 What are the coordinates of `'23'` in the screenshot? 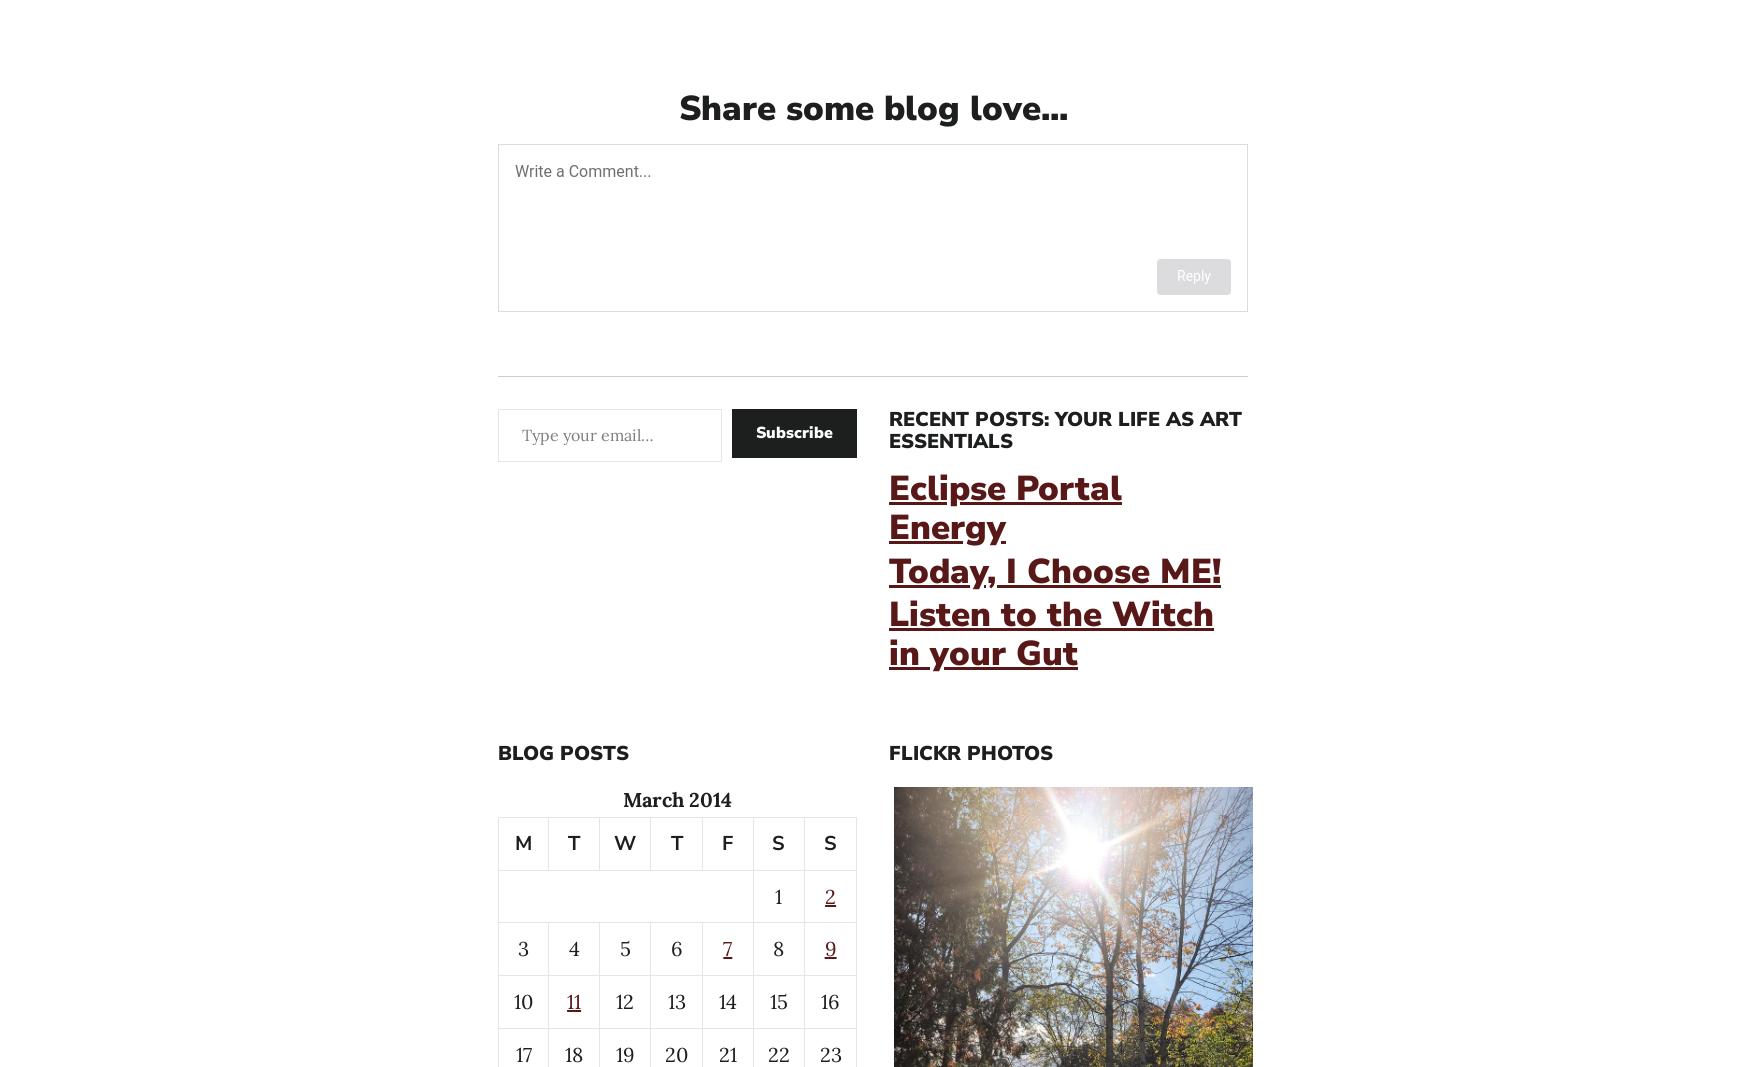 It's located at (830, 1053).